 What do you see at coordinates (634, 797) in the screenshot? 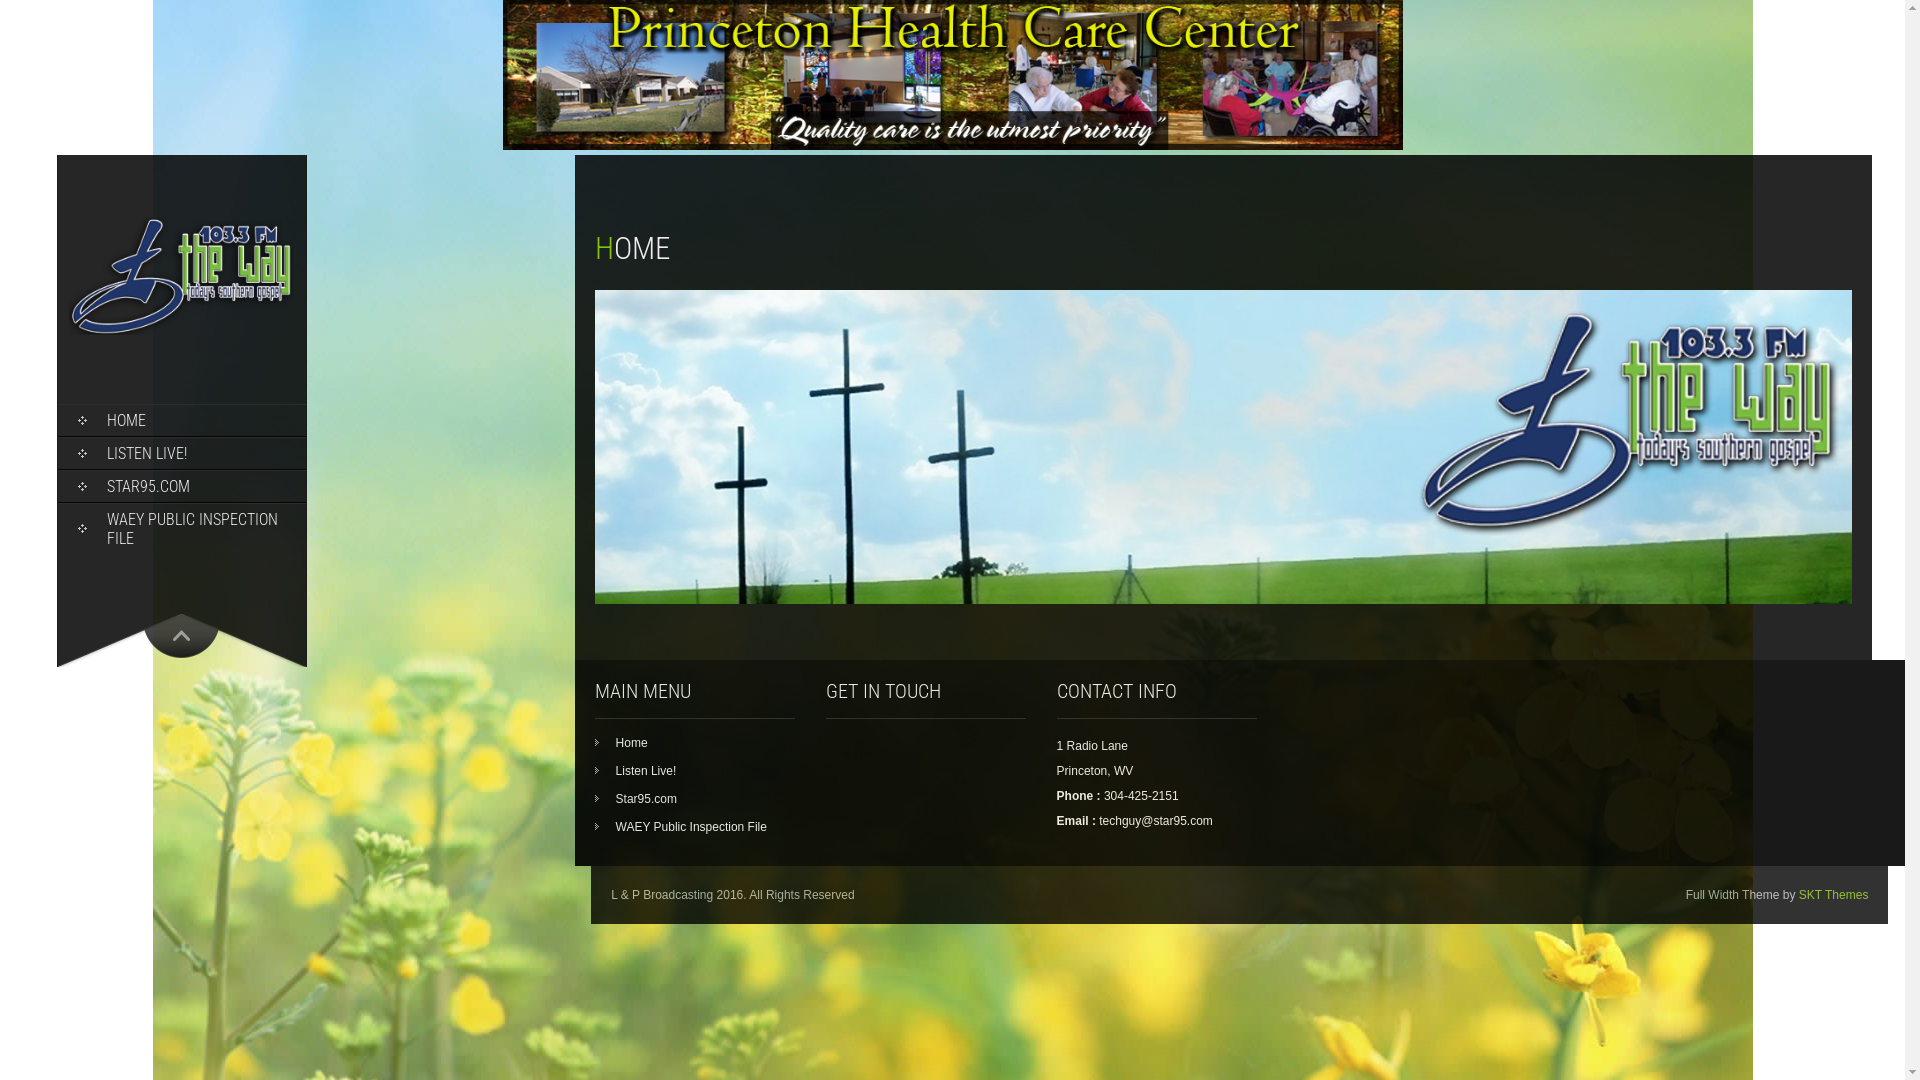
I see `'Star95.com'` at bounding box center [634, 797].